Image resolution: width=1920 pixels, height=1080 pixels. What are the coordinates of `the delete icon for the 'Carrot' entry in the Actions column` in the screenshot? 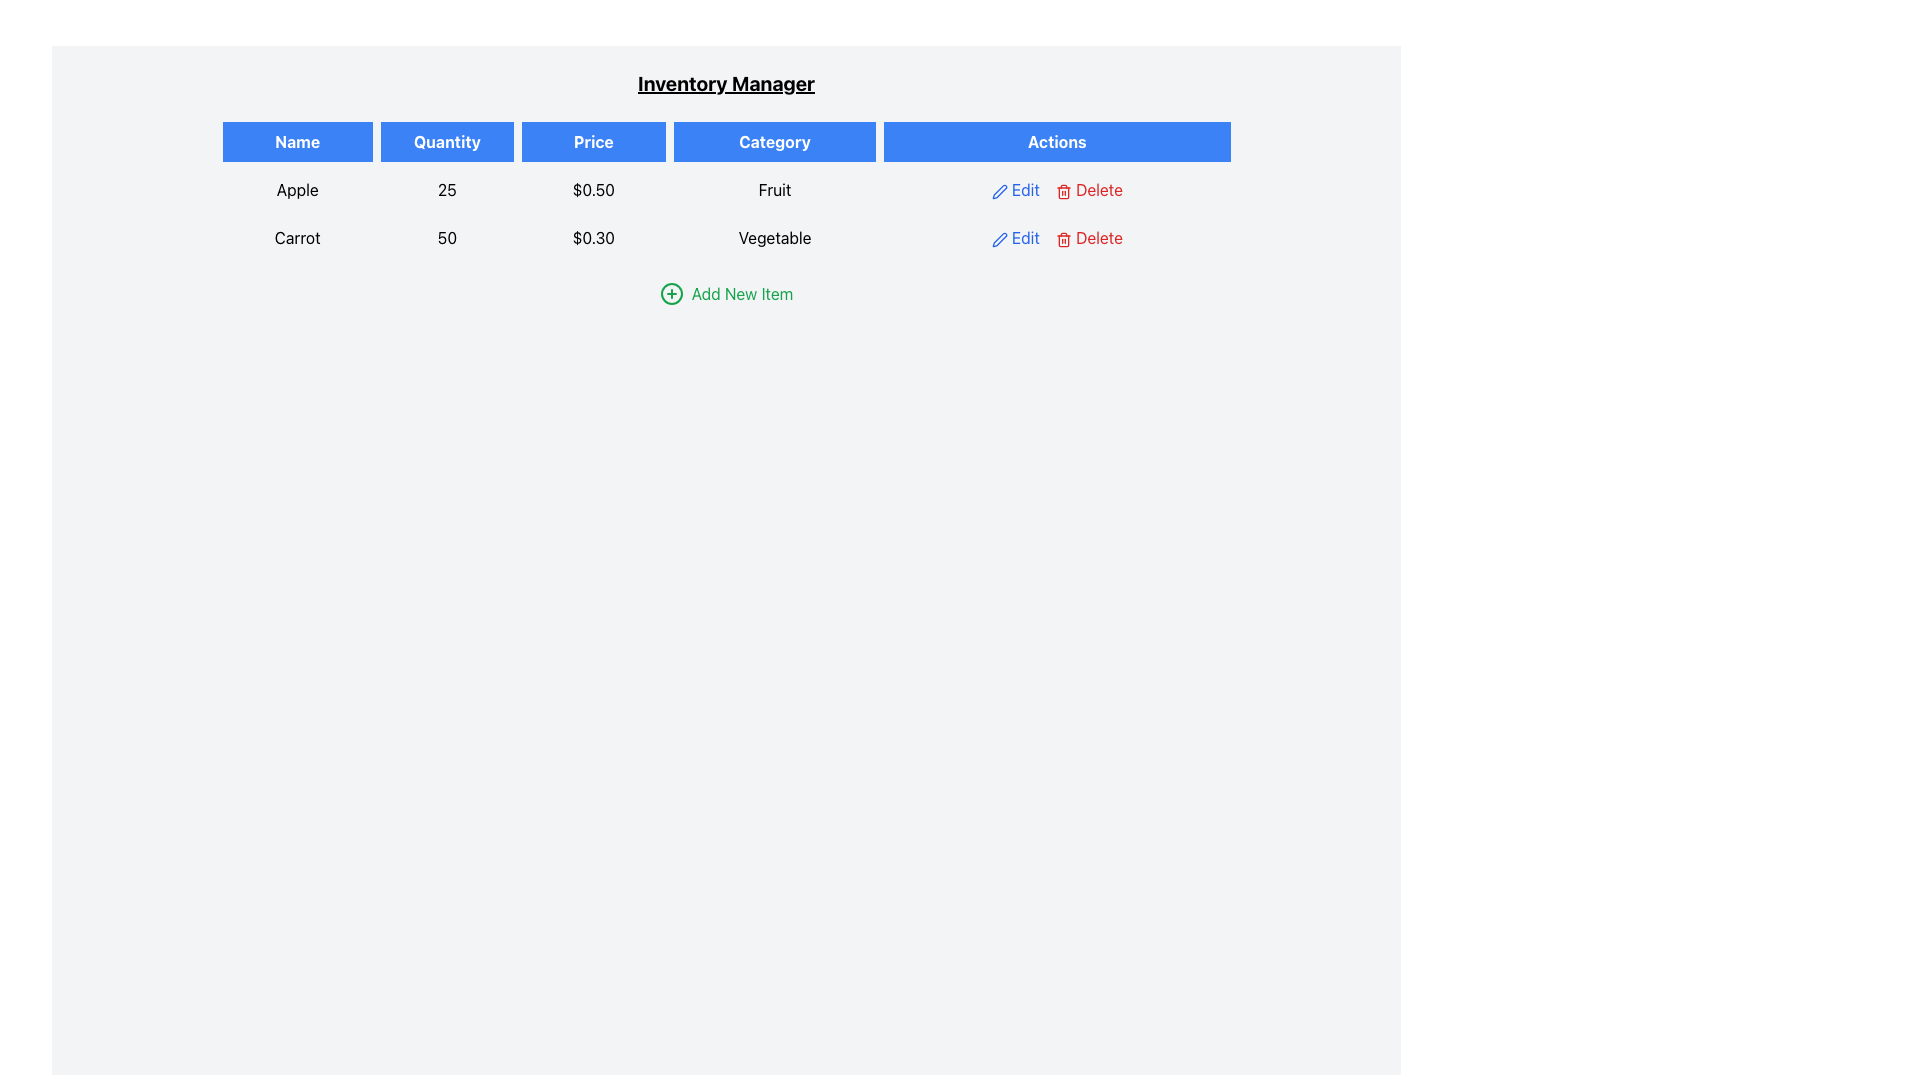 It's located at (1062, 191).